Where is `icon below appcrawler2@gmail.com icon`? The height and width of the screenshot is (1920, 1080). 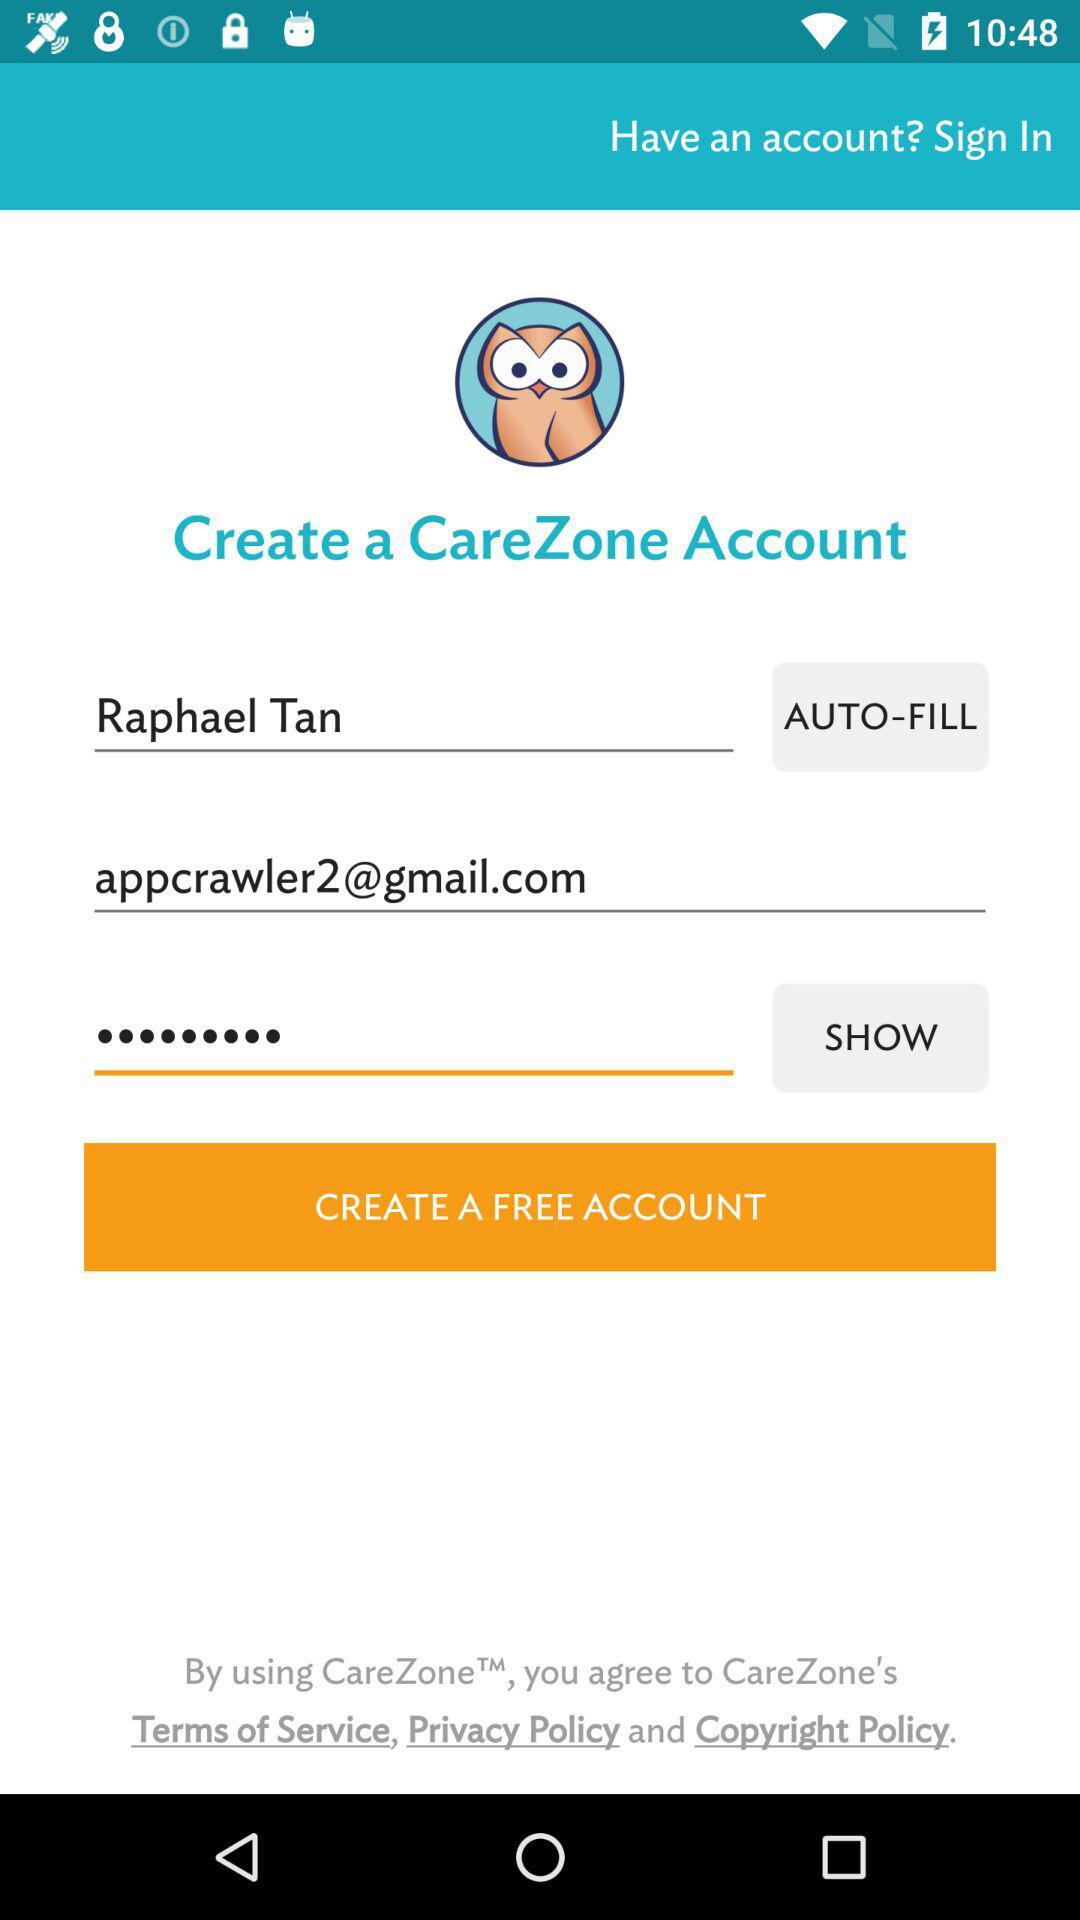 icon below appcrawler2@gmail.com icon is located at coordinates (879, 1037).